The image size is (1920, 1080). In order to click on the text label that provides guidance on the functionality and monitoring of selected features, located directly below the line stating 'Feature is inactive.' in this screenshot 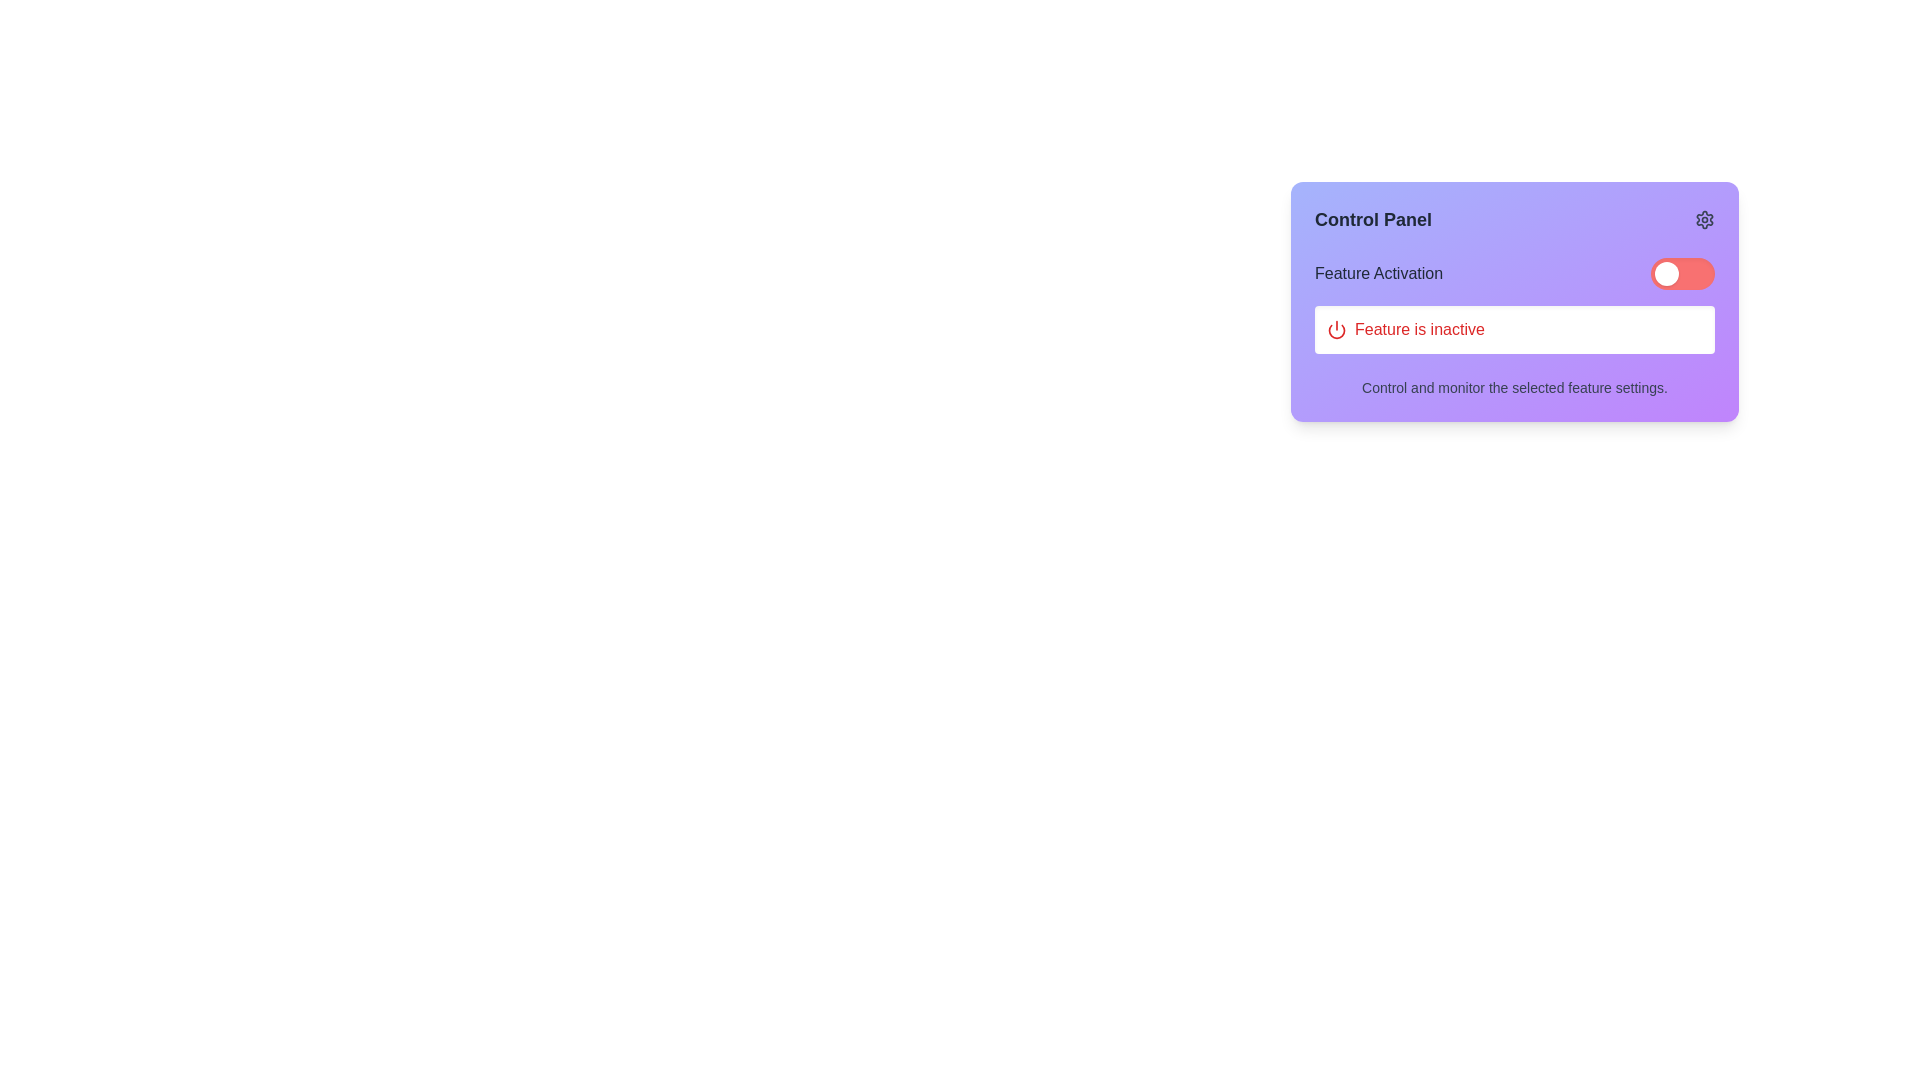, I will do `click(1515, 388)`.